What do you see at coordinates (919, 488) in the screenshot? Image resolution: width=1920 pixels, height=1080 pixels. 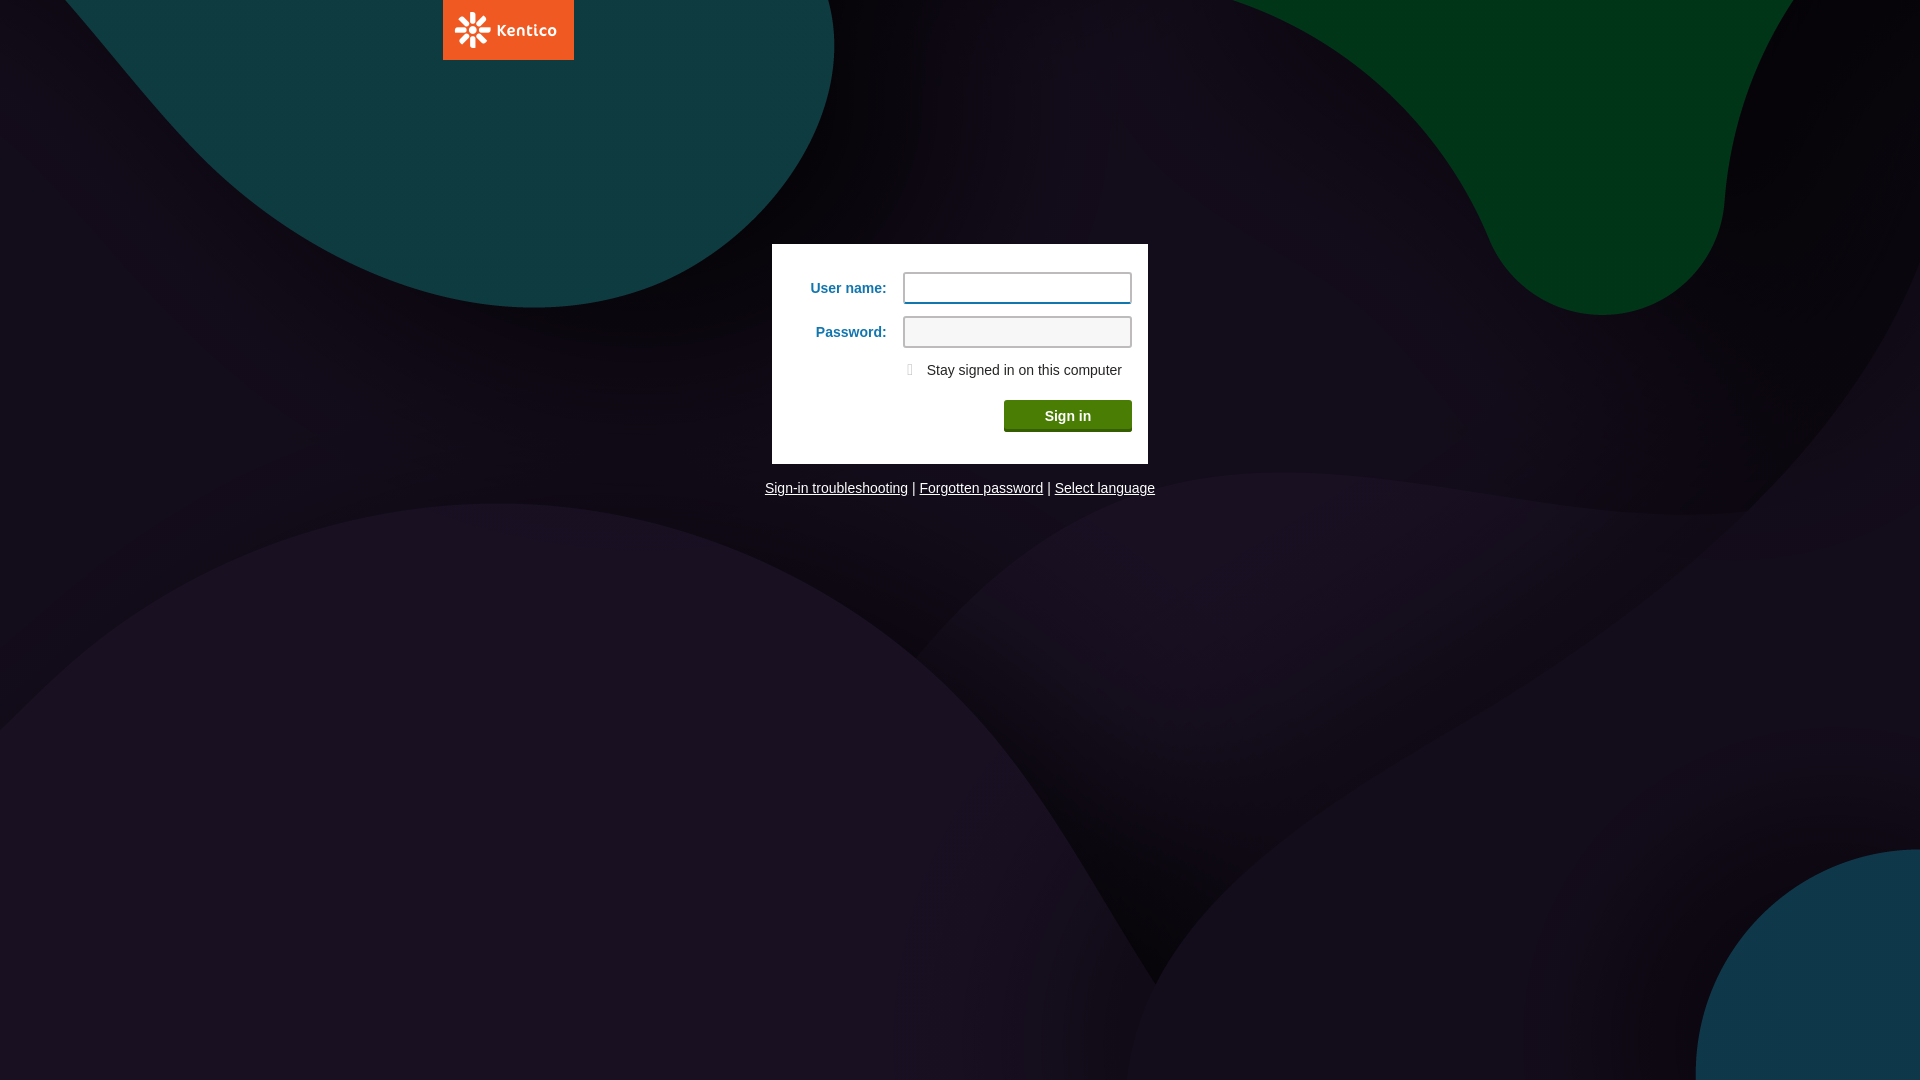 I see `'Forgotten password'` at bounding box center [919, 488].